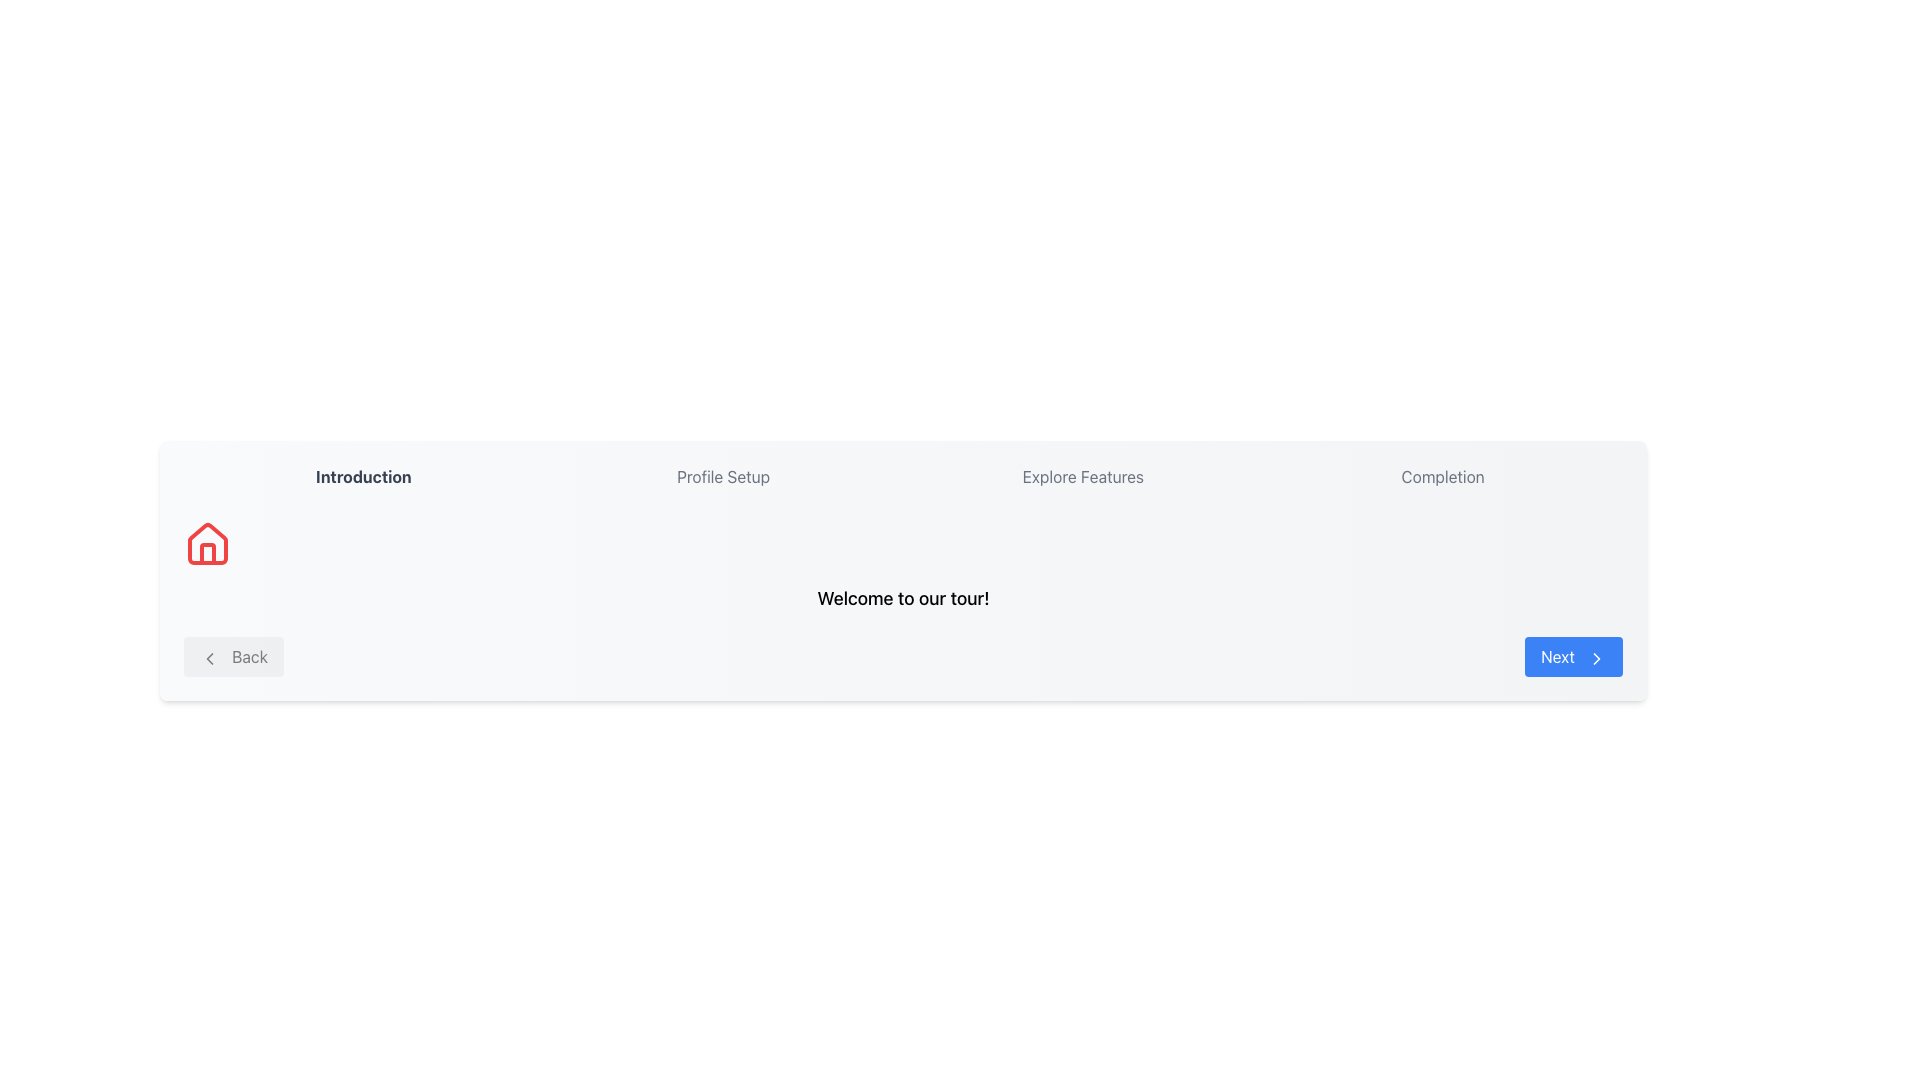 This screenshot has height=1080, width=1920. Describe the element at coordinates (1596, 658) in the screenshot. I see `the Decorative icon, which is a small graphical depiction of an arrow pointing right within a right chevron icon, located adjacent to the blue 'Next' button` at that location.